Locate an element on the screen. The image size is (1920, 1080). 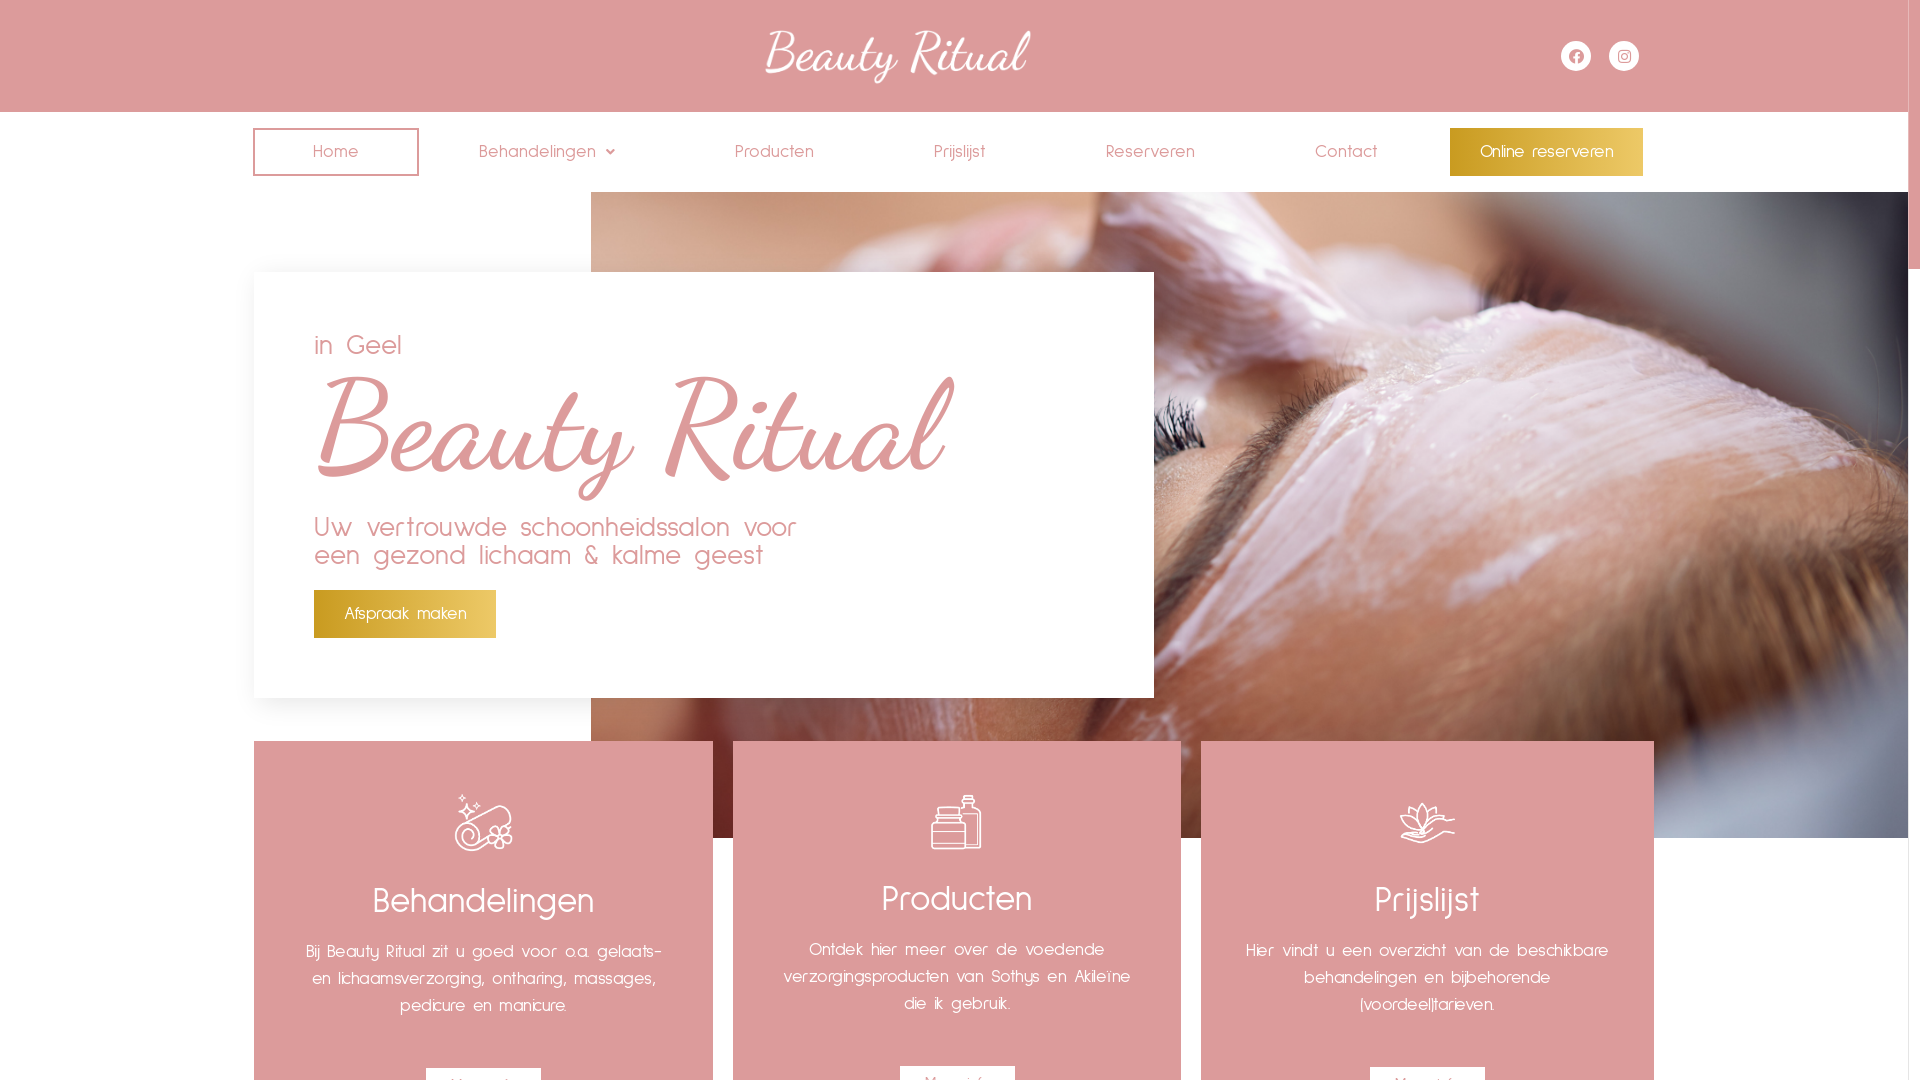
'Home' is located at coordinates (336, 150).